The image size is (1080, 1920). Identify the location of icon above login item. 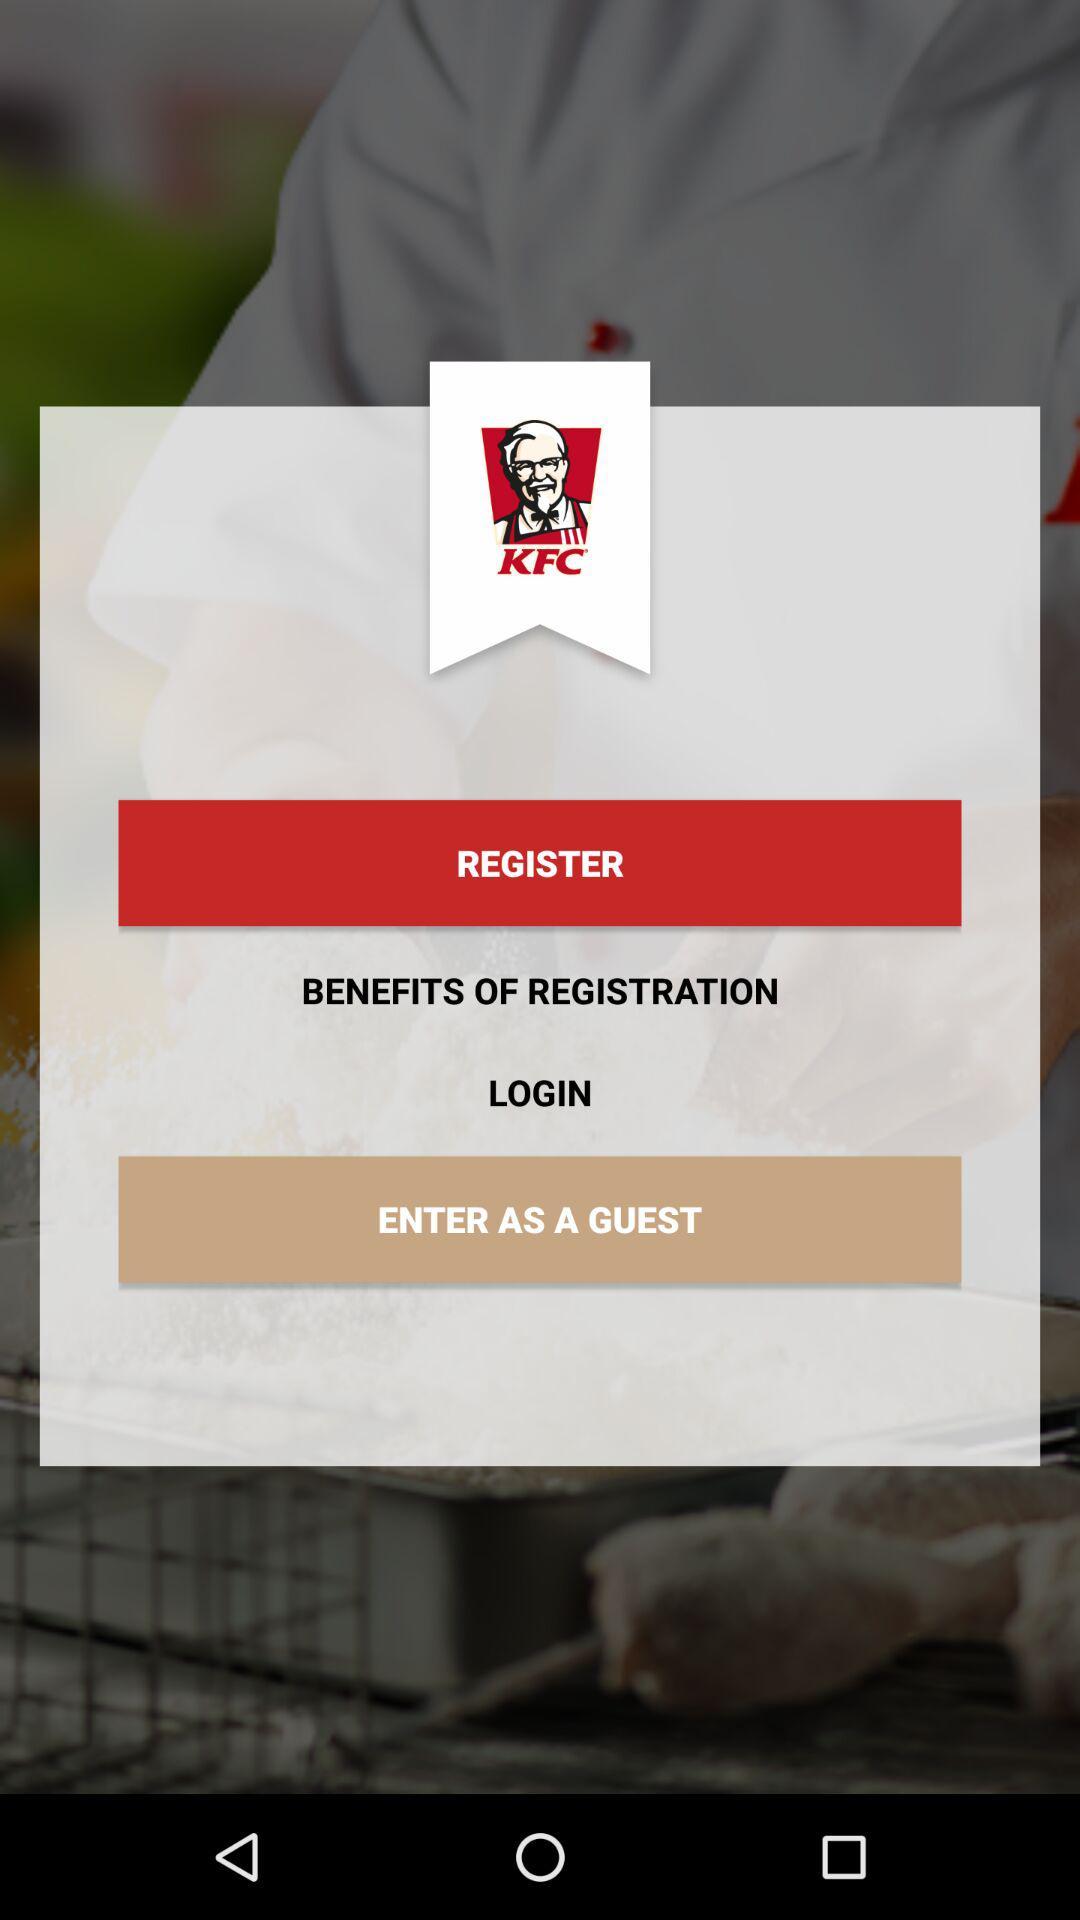
(540, 990).